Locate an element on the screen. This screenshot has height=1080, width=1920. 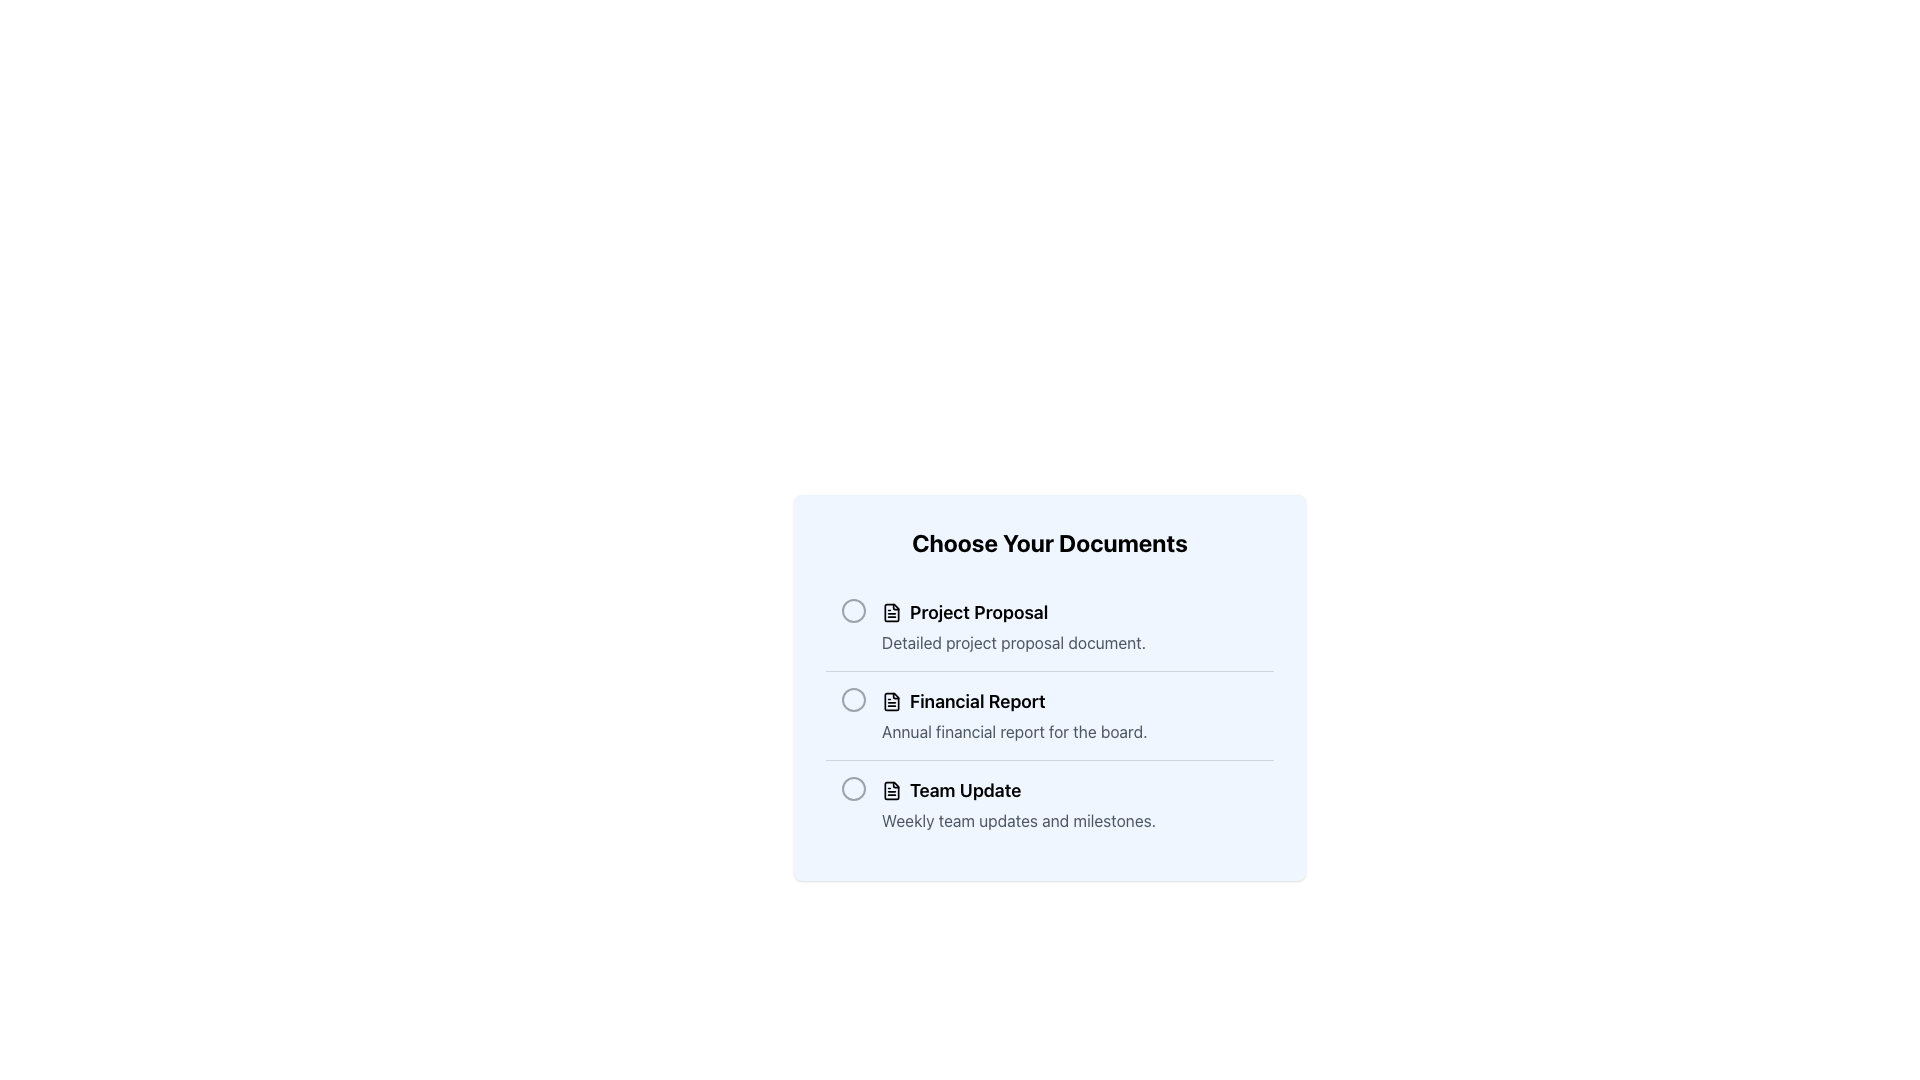
the selectable list item labeled 'Project Proposal' with the radio button is located at coordinates (1049, 626).